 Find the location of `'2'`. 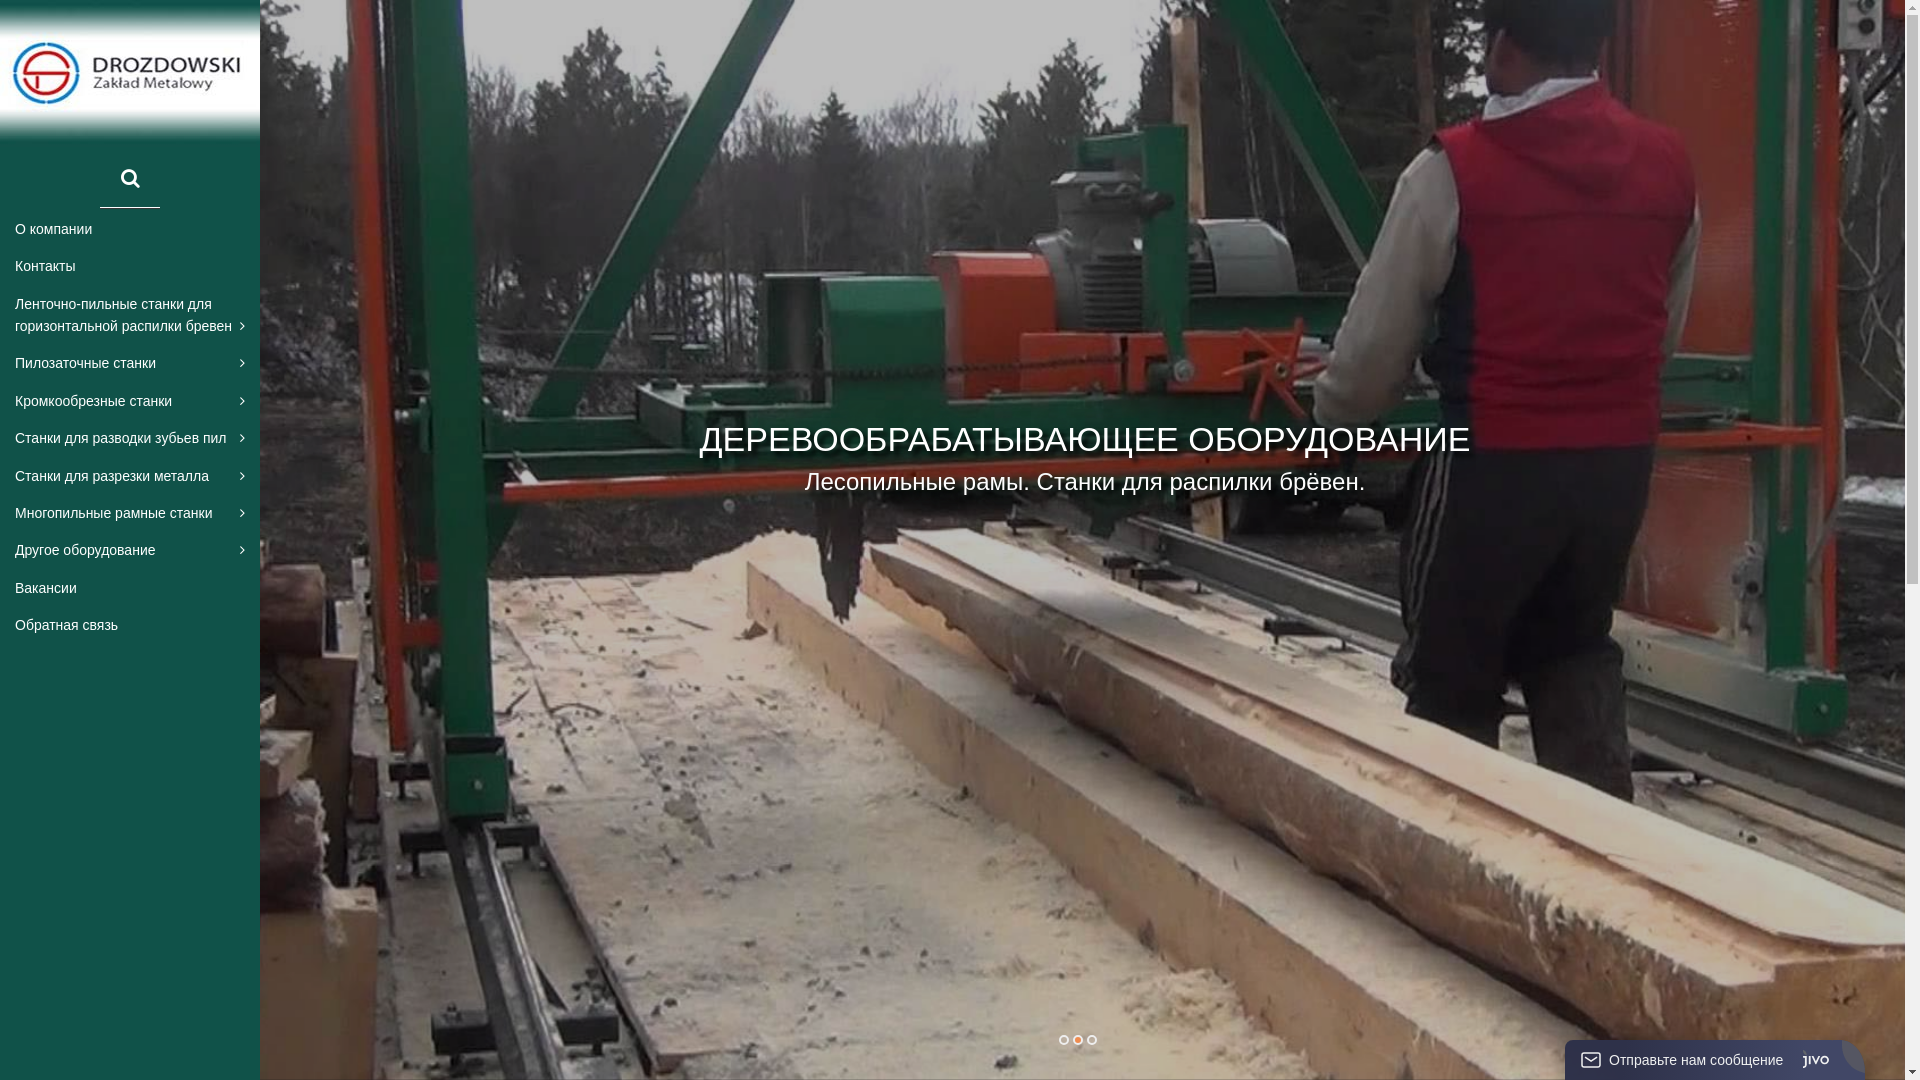

'2' is located at coordinates (1075, 1039).